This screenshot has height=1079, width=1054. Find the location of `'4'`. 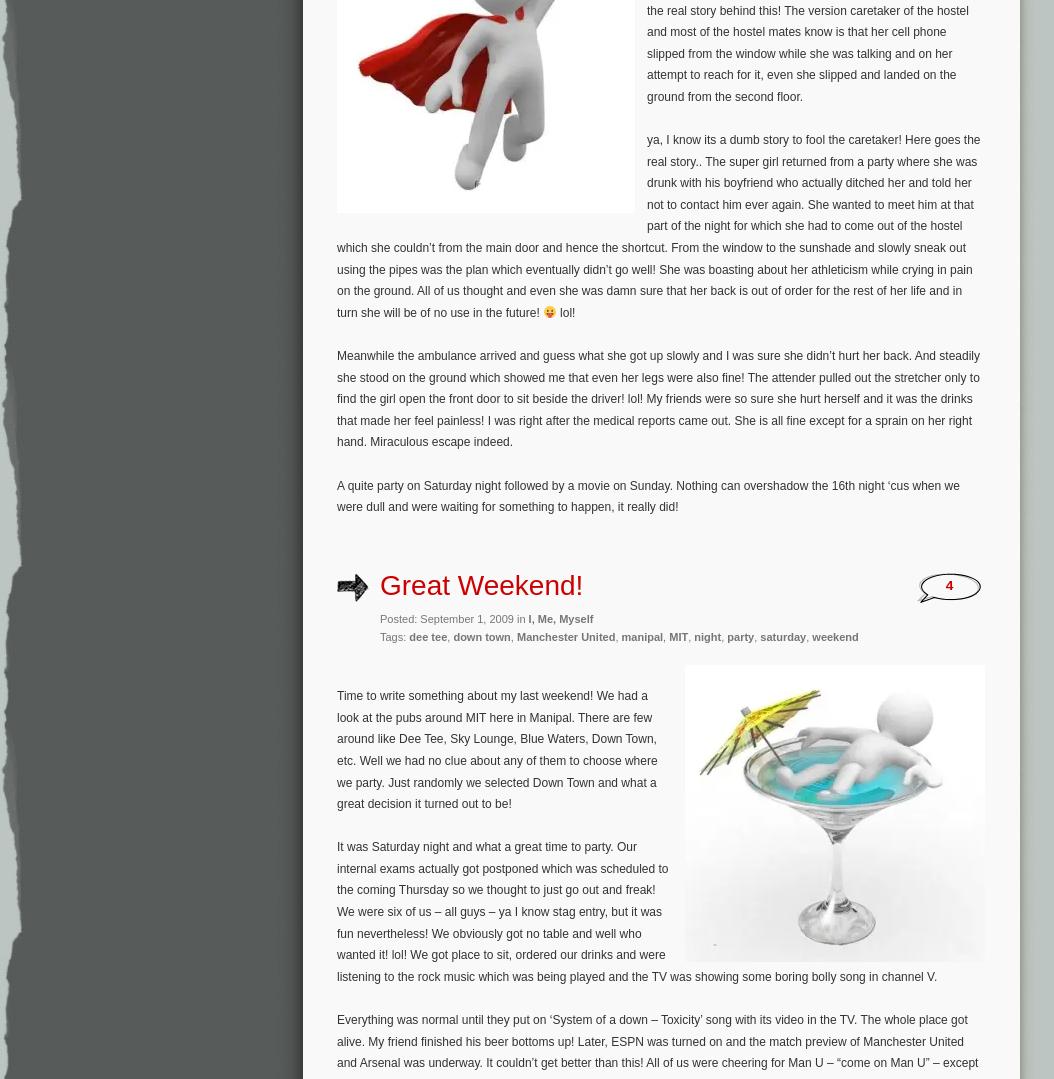

'4' is located at coordinates (949, 585).